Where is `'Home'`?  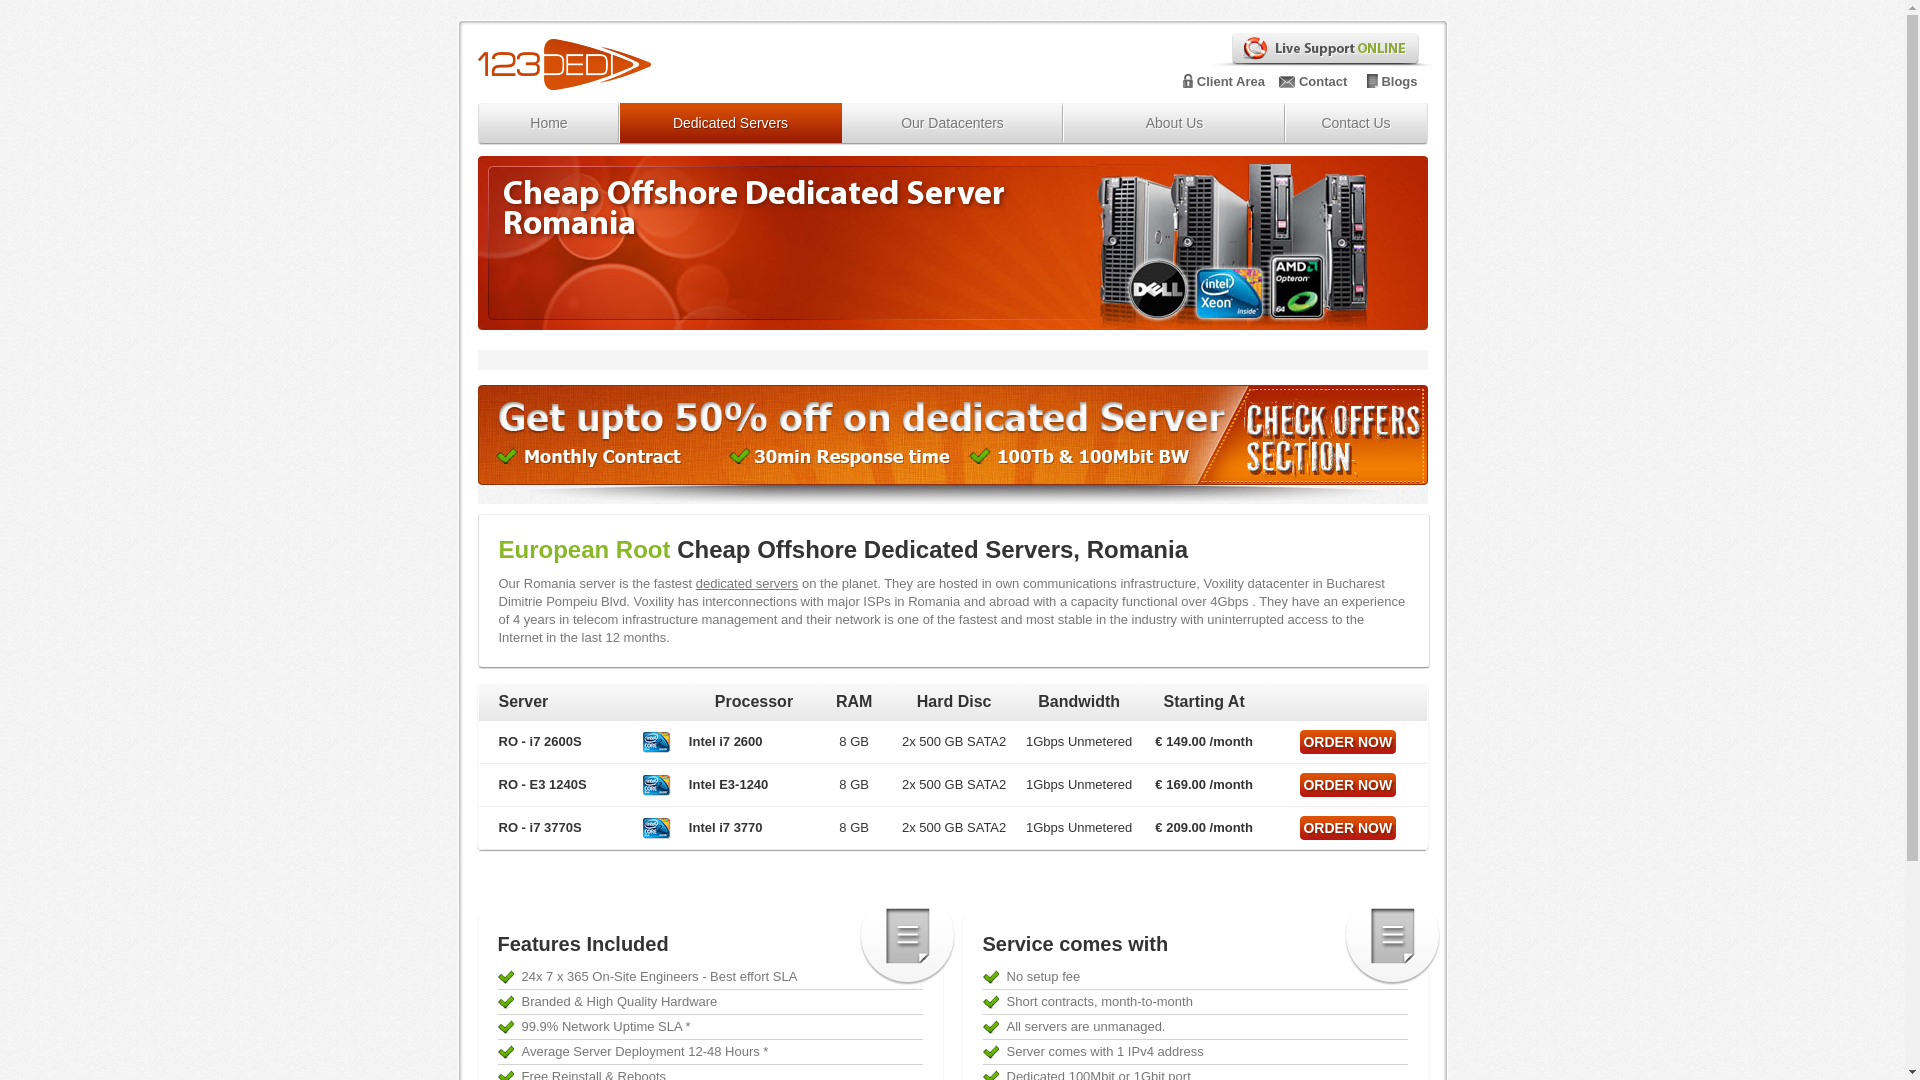 'Home' is located at coordinates (548, 123).